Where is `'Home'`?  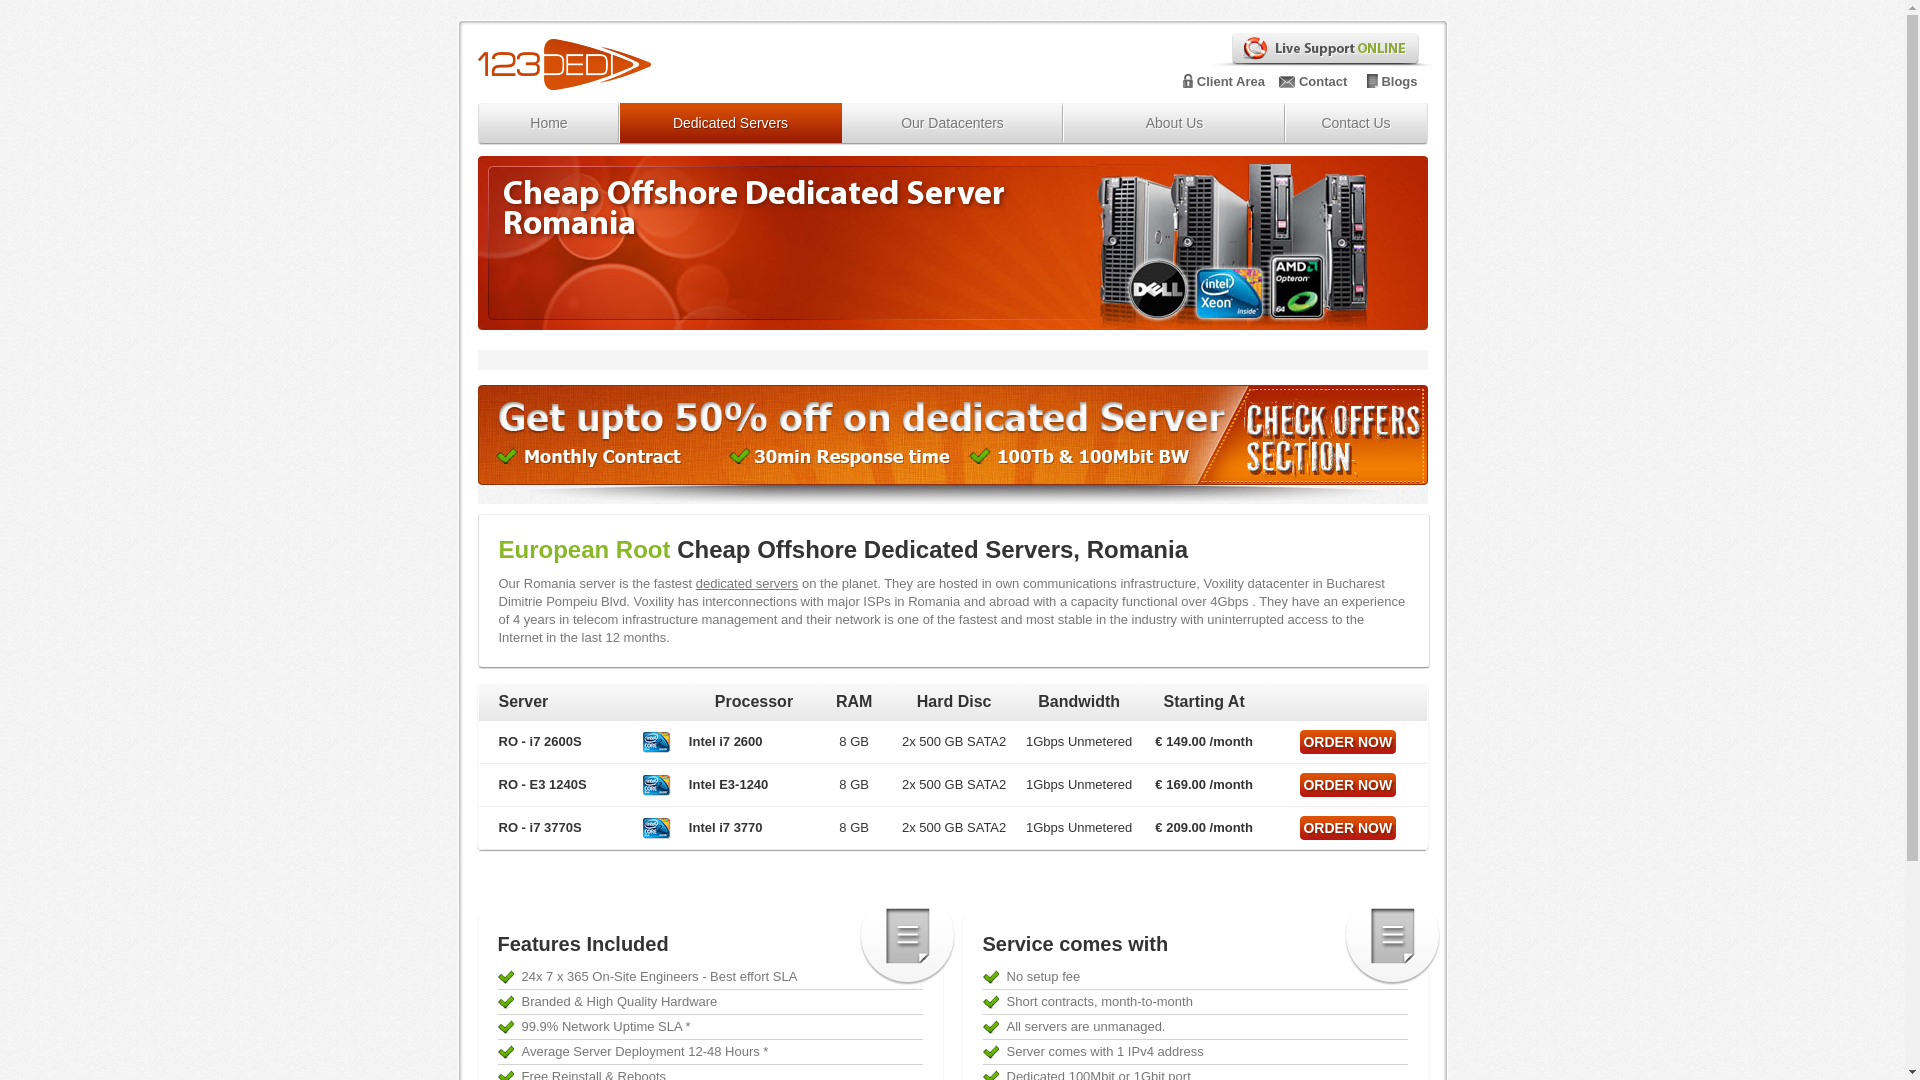 'Home' is located at coordinates (548, 123).